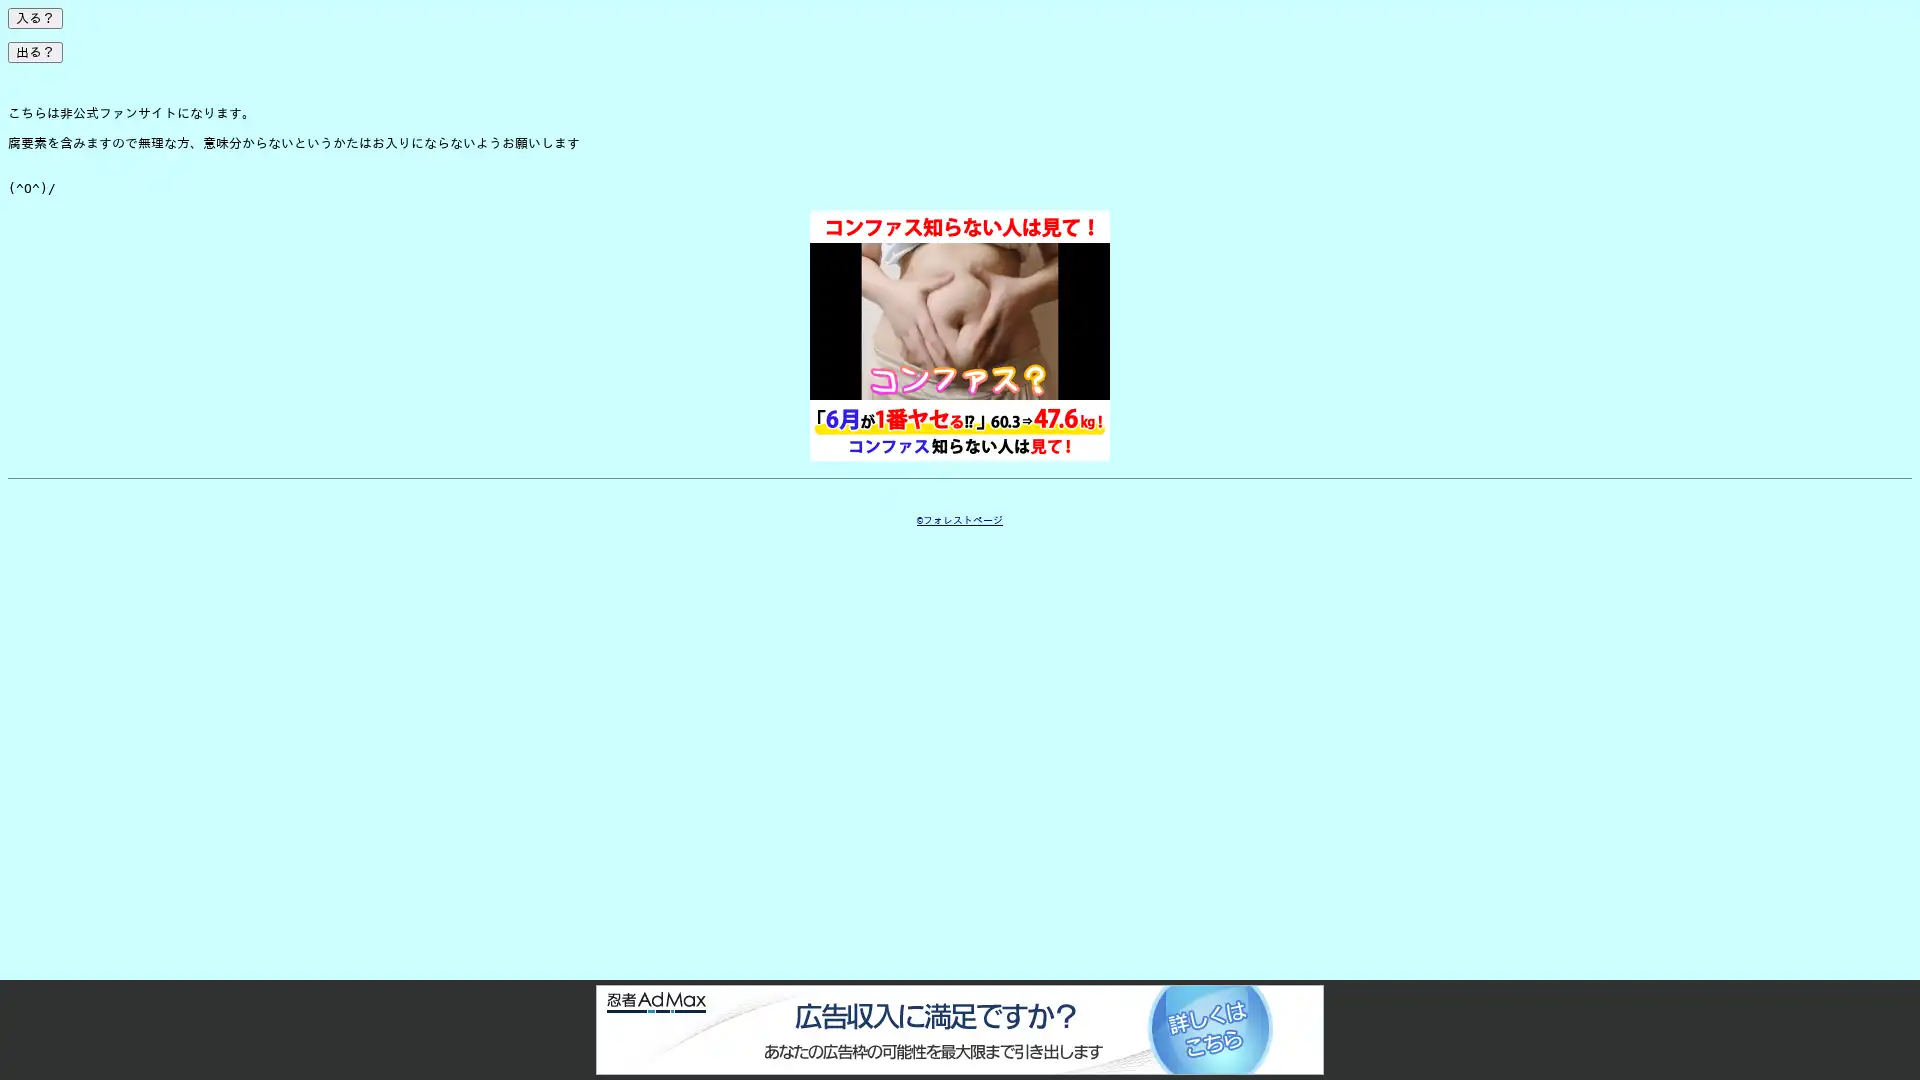 The image size is (1920, 1080). What do you see at coordinates (35, 51) in the screenshot?
I see `?` at bounding box center [35, 51].